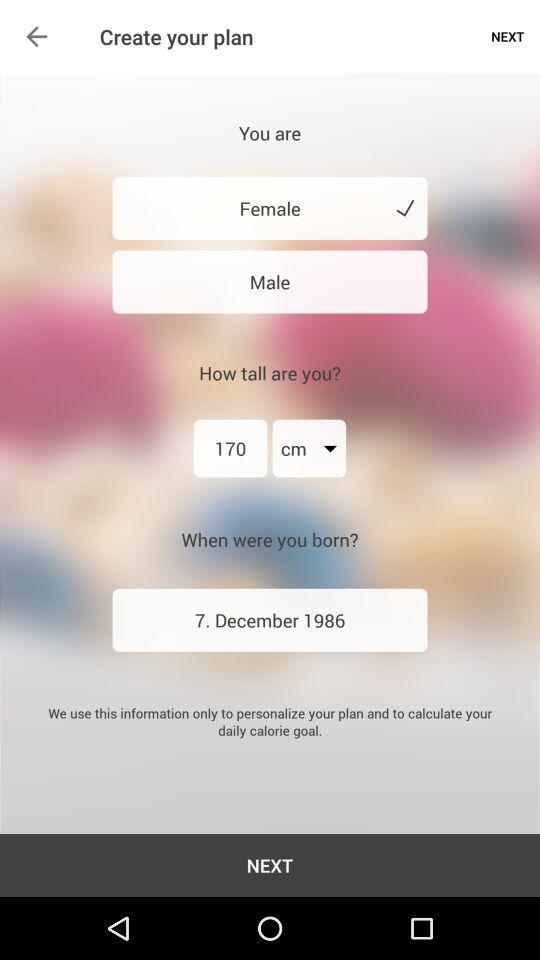 The image size is (540, 960). Describe the element at coordinates (309, 448) in the screenshot. I see `the item below how tall are item` at that location.